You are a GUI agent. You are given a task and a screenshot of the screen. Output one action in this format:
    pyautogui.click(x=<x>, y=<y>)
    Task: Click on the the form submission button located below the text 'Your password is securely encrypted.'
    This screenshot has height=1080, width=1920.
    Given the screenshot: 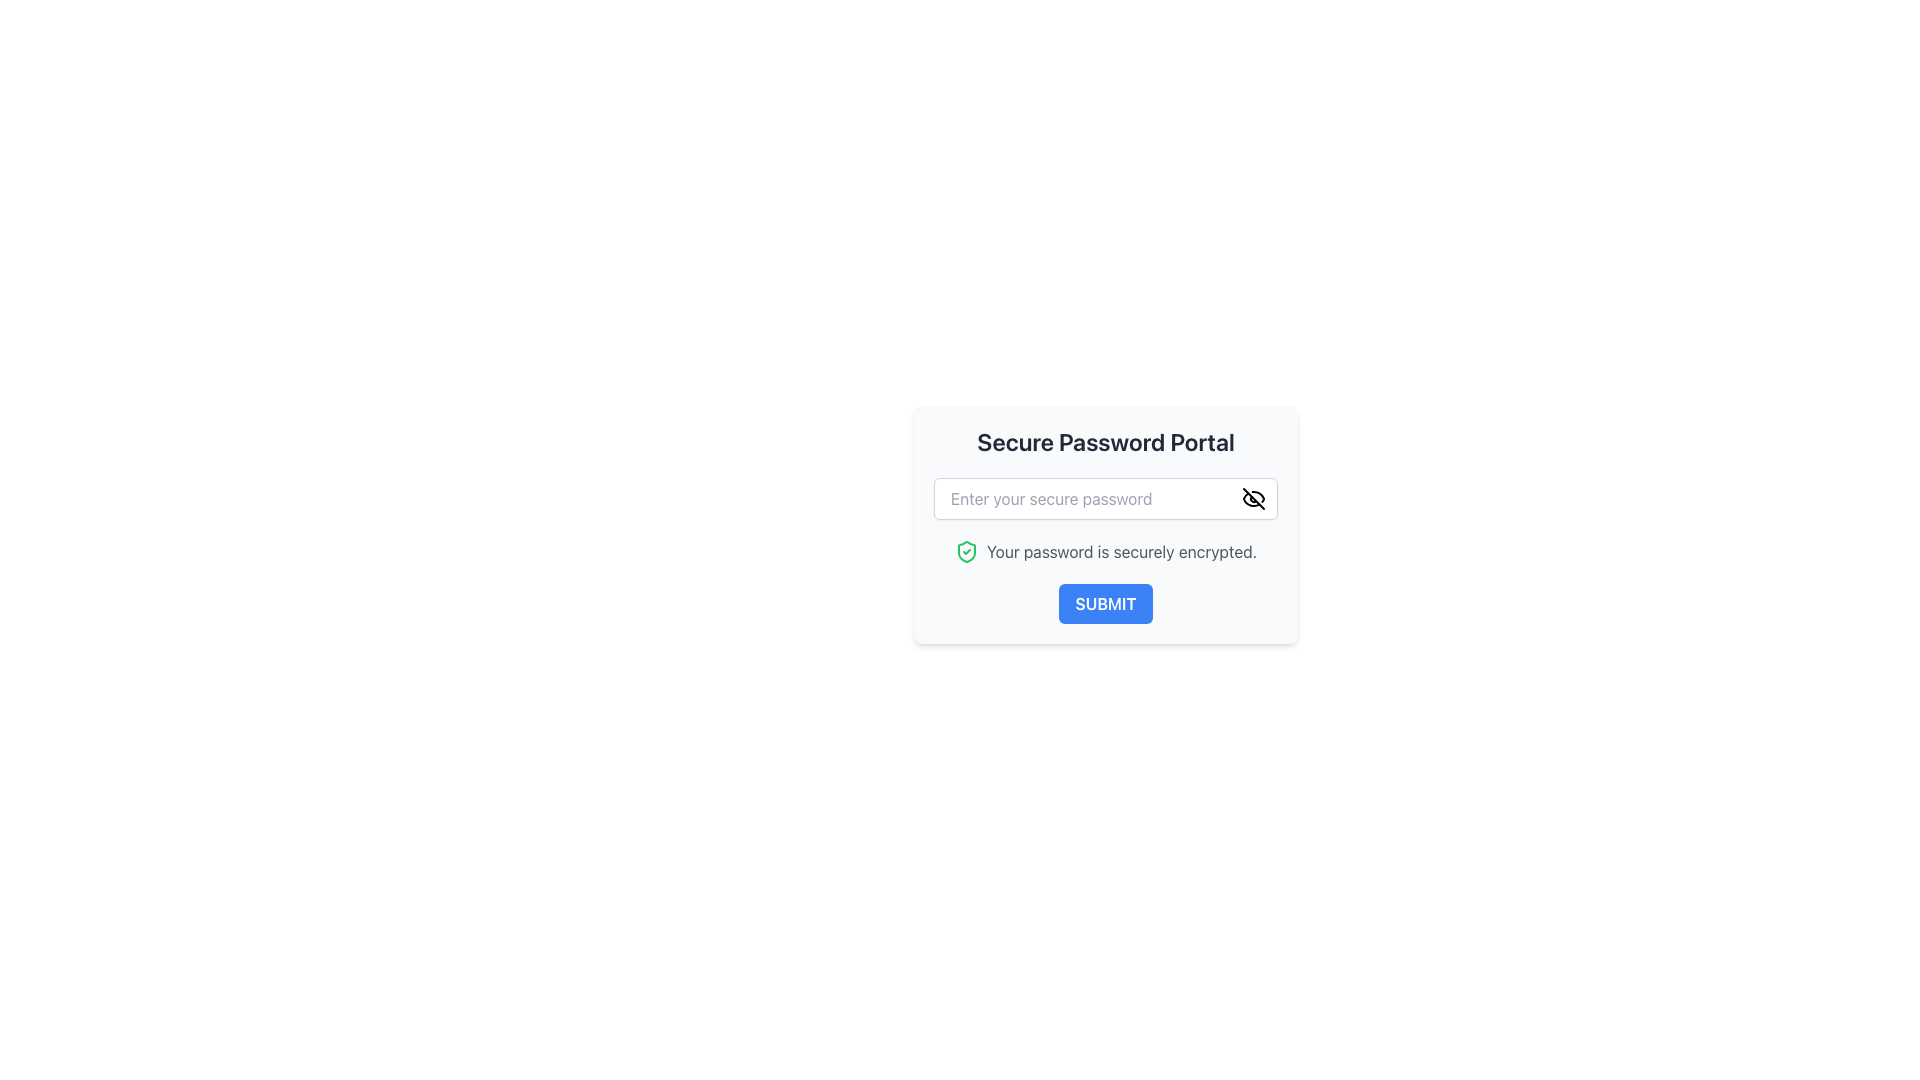 What is the action you would take?
    pyautogui.click(x=1104, y=603)
    